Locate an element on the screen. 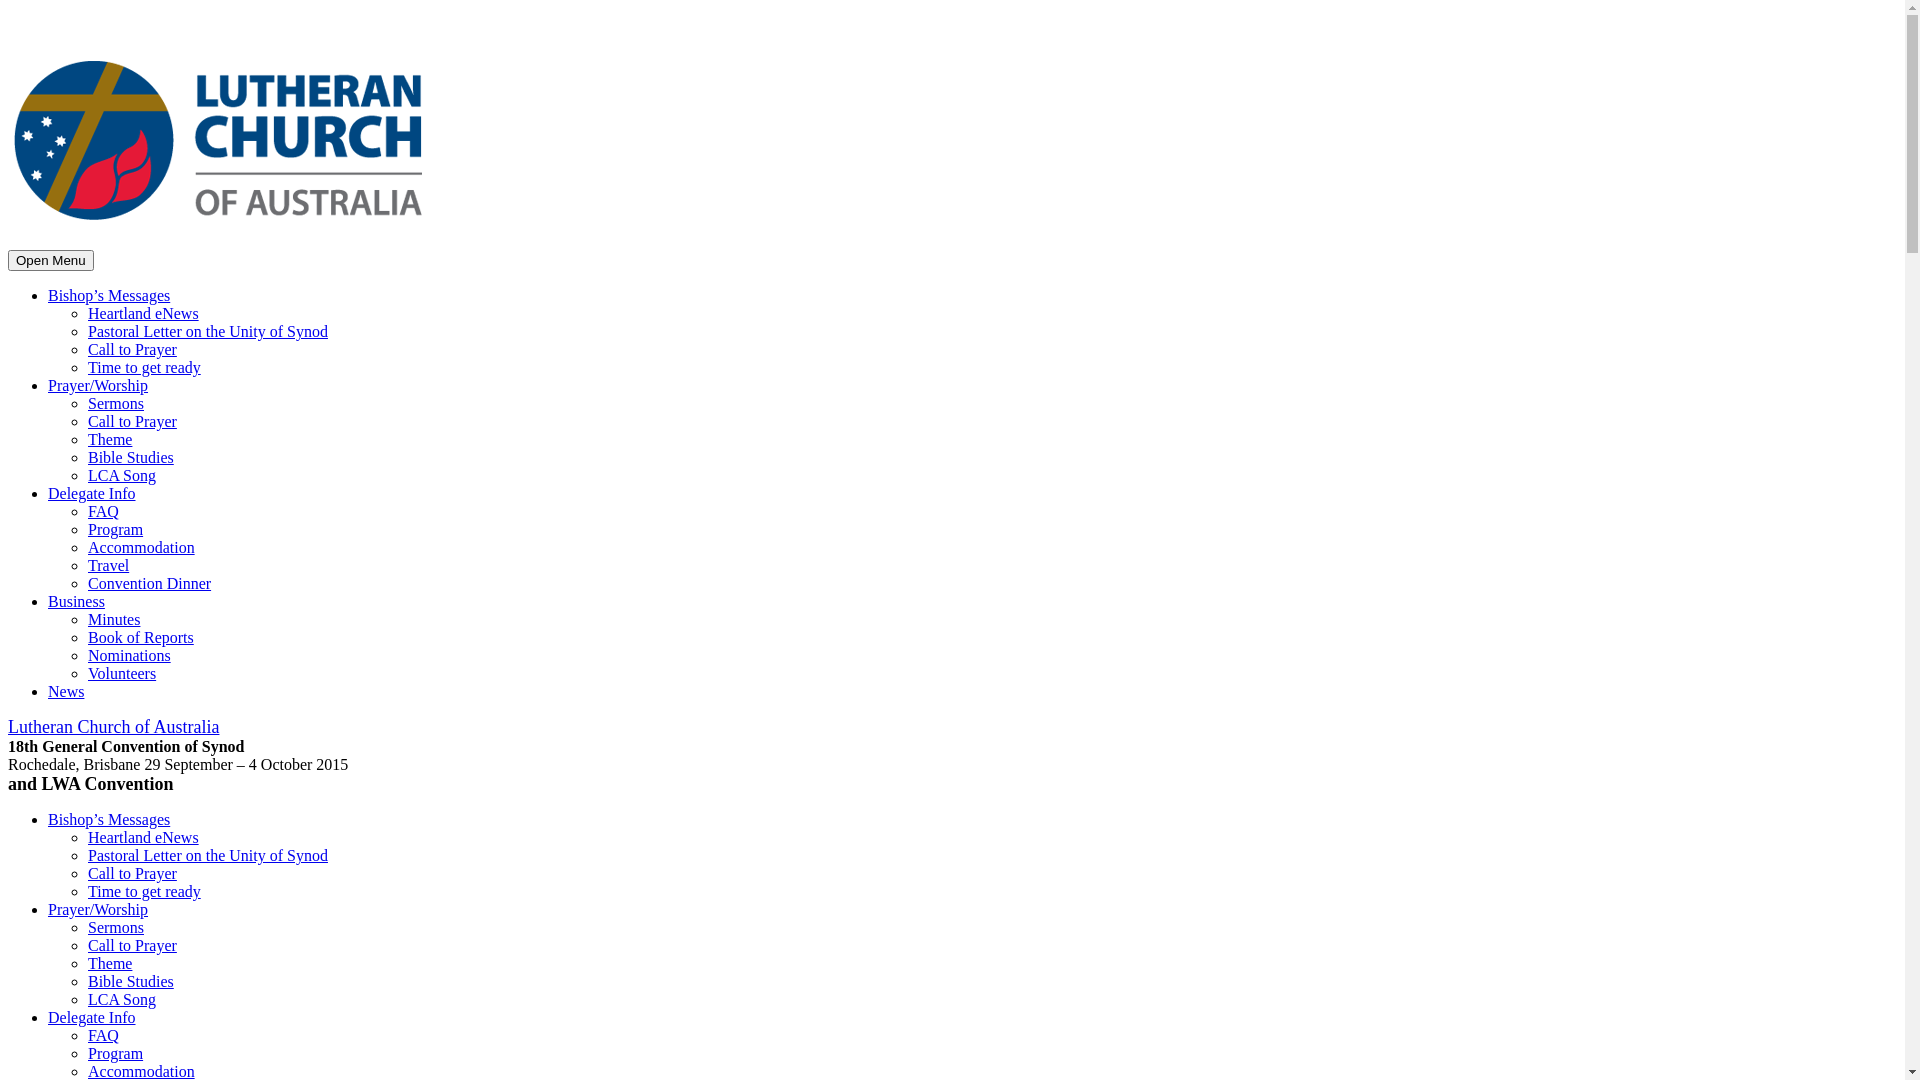 Image resolution: width=1920 pixels, height=1080 pixels. 'Volunteers' is located at coordinates (120, 673).